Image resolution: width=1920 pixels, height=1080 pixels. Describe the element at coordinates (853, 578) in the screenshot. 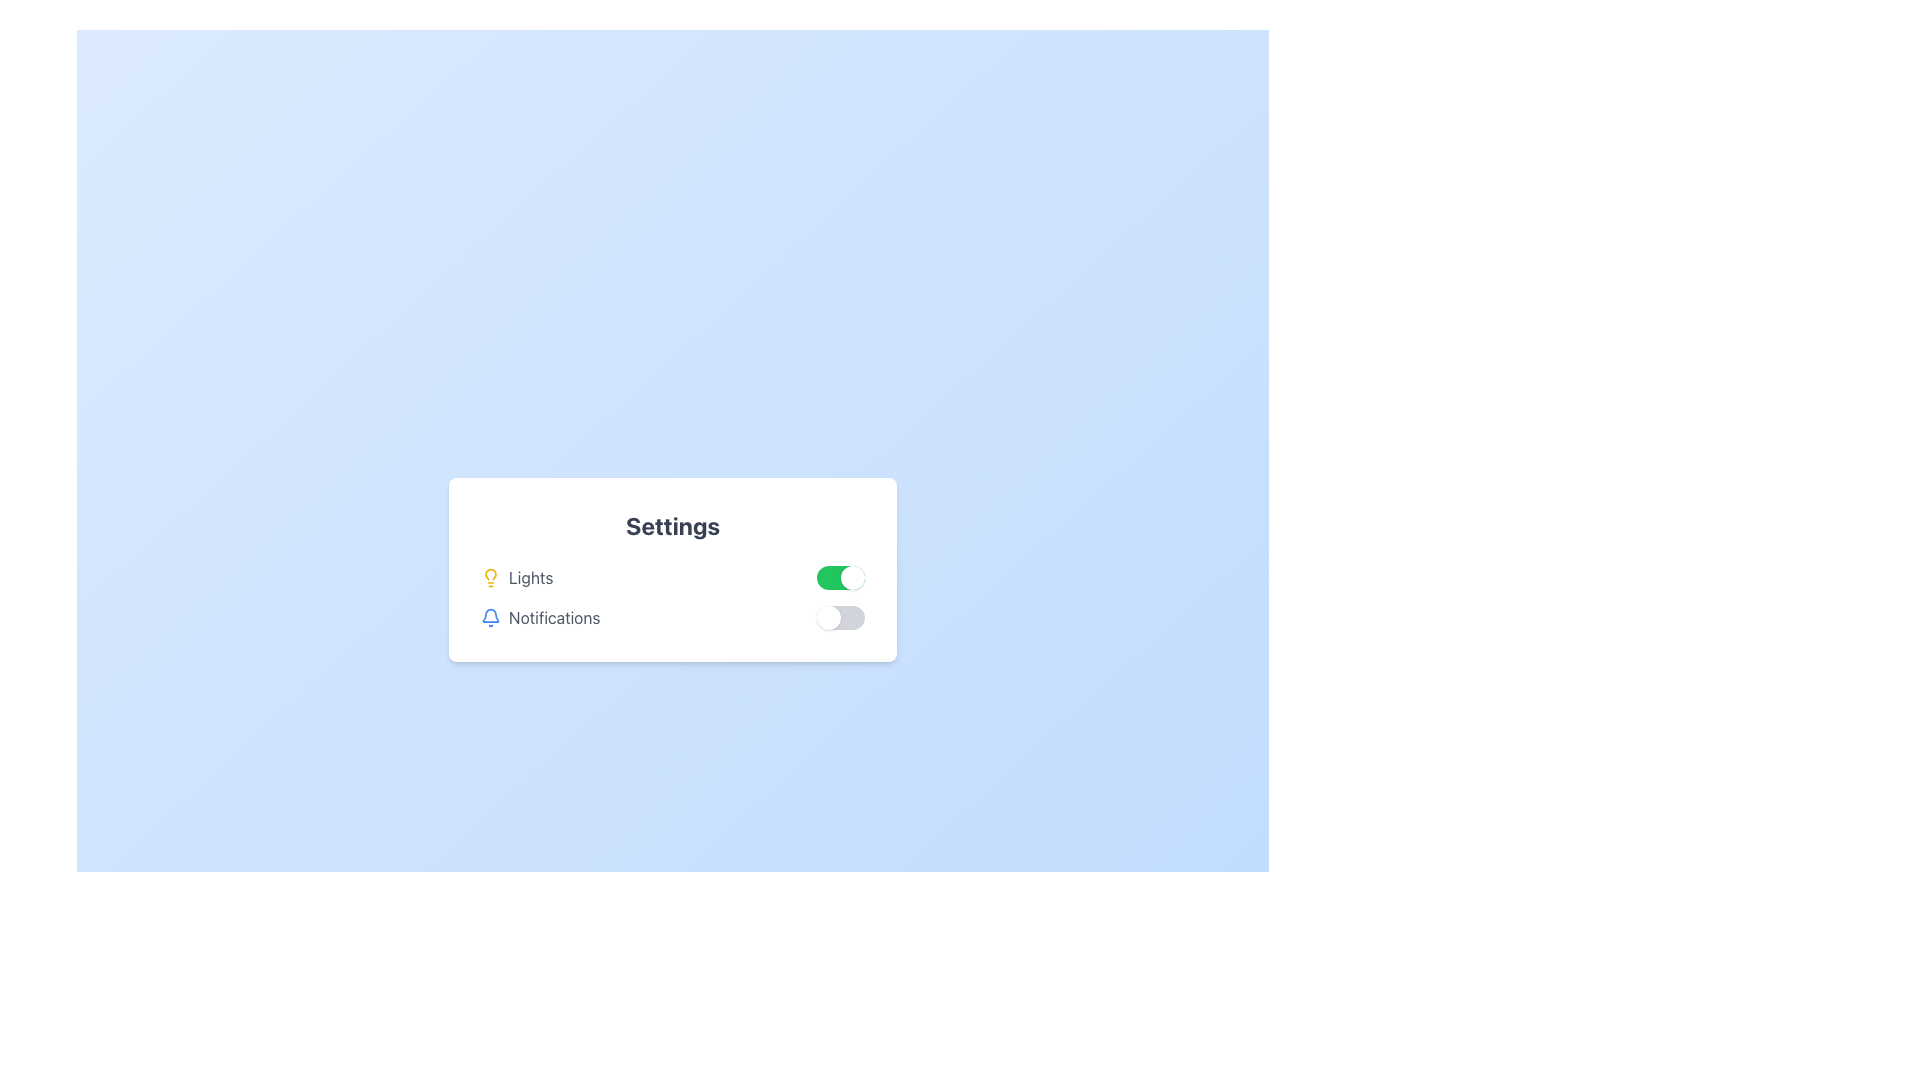

I see `the circular handle of the toggle switch located on the far-right side of the green toggle switch layout in the top-right corner of the 'Settings' card` at that location.